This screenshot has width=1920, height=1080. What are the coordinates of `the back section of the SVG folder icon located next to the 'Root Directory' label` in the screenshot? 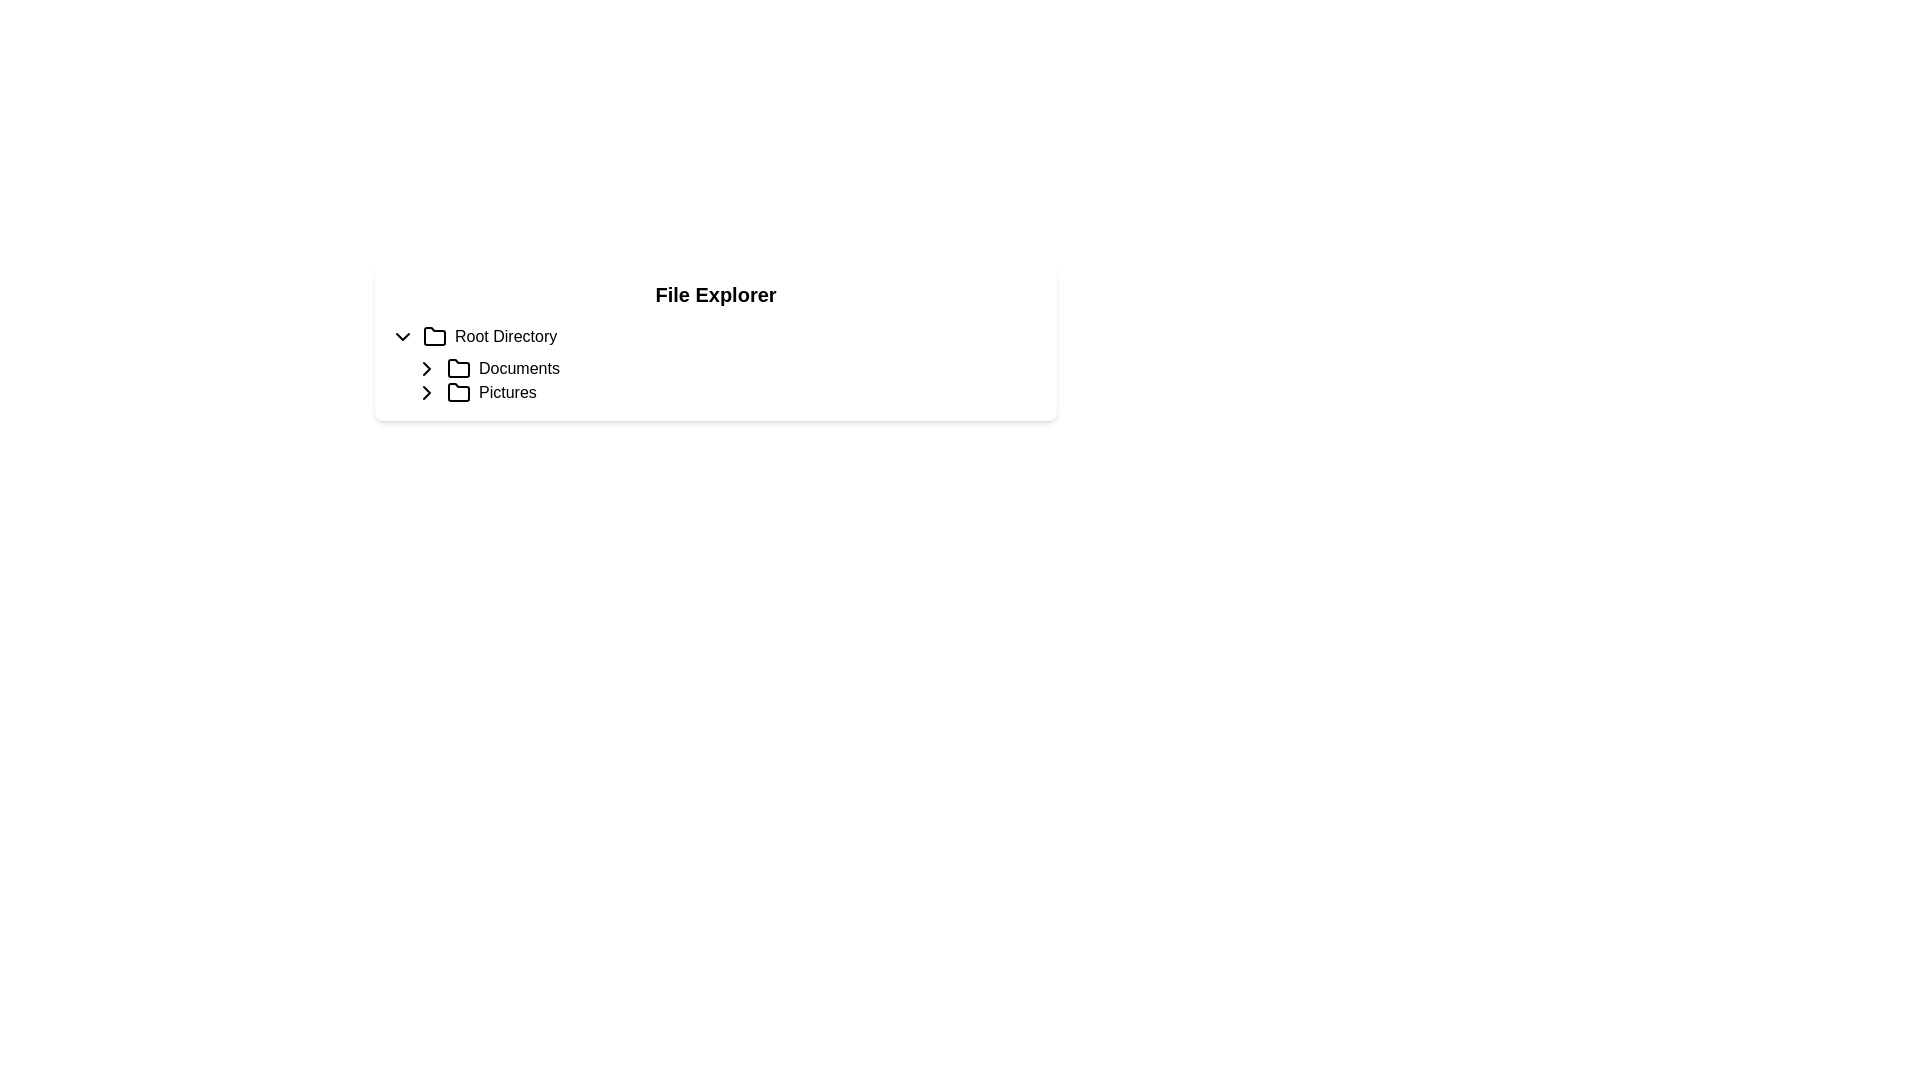 It's located at (434, 335).